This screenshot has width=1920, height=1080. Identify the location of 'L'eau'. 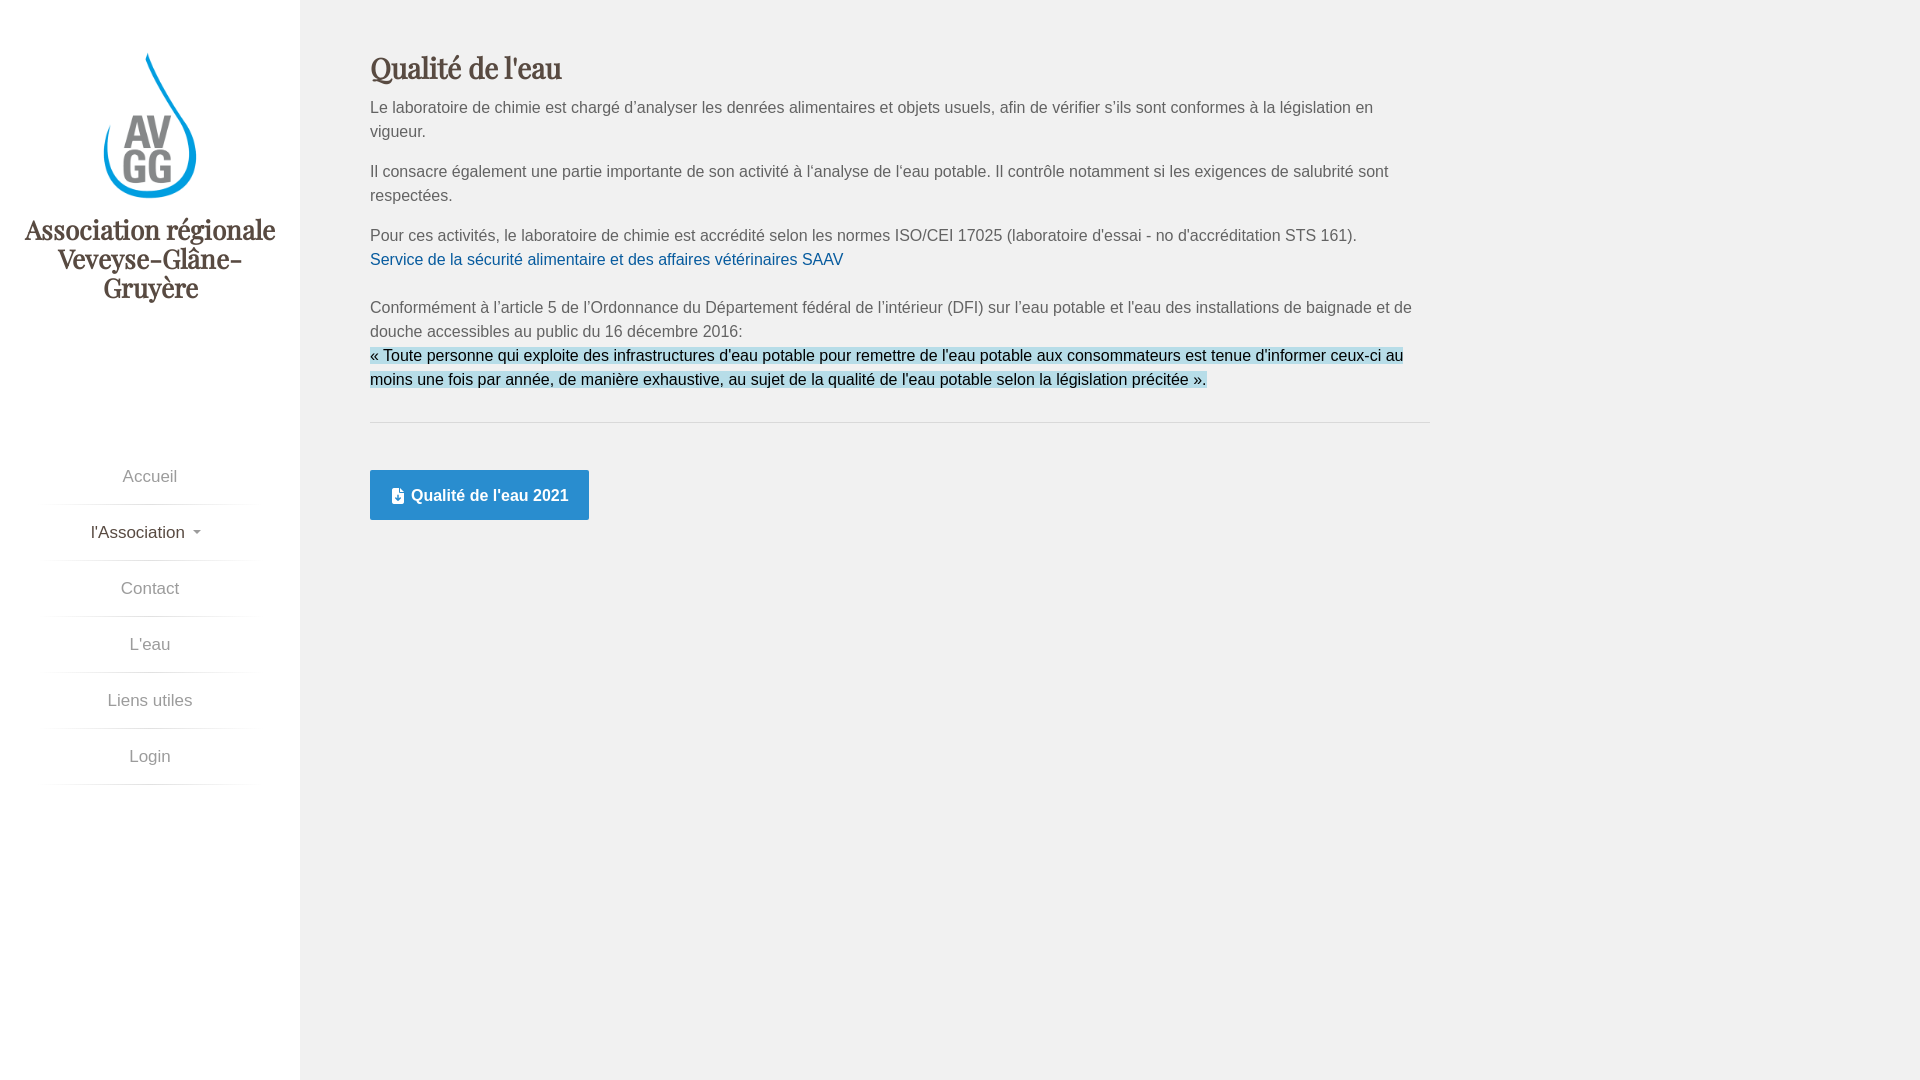
(148, 644).